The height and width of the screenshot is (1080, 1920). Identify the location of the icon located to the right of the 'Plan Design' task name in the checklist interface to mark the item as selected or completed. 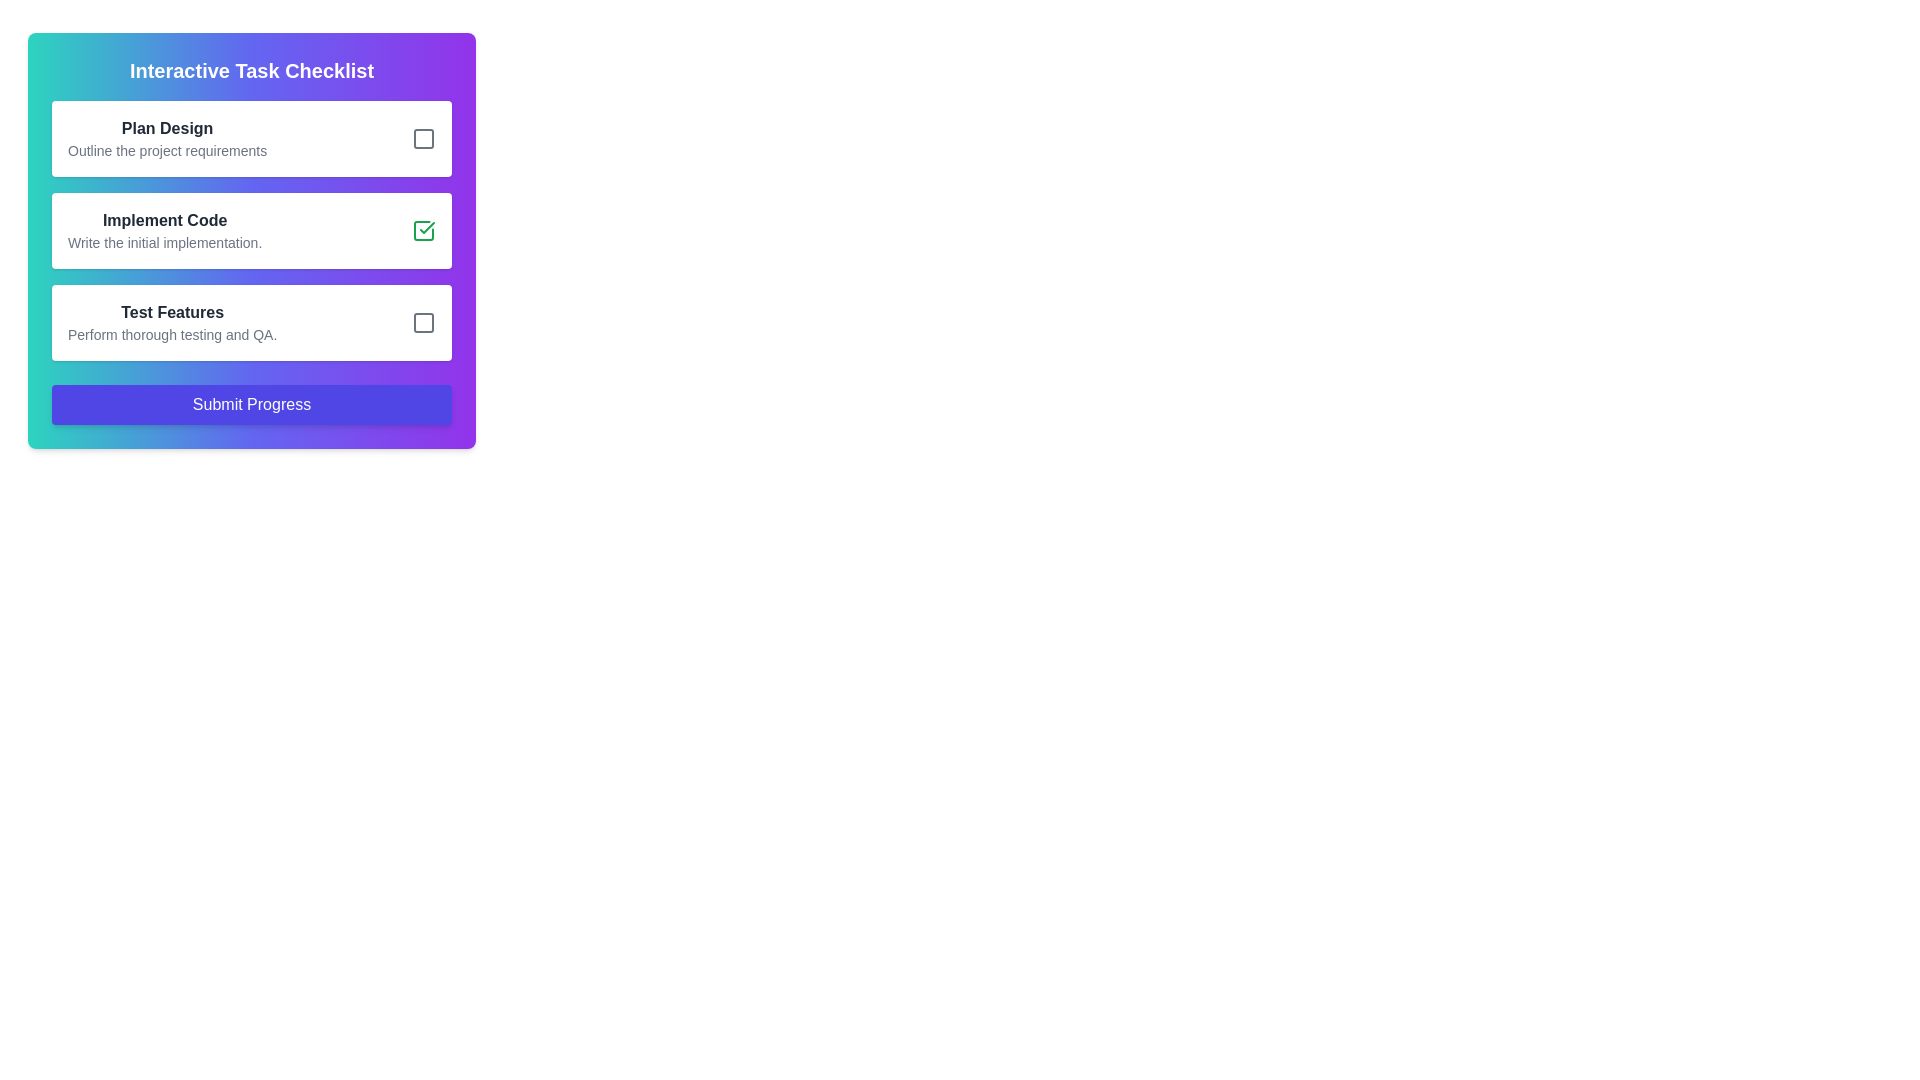
(422, 137).